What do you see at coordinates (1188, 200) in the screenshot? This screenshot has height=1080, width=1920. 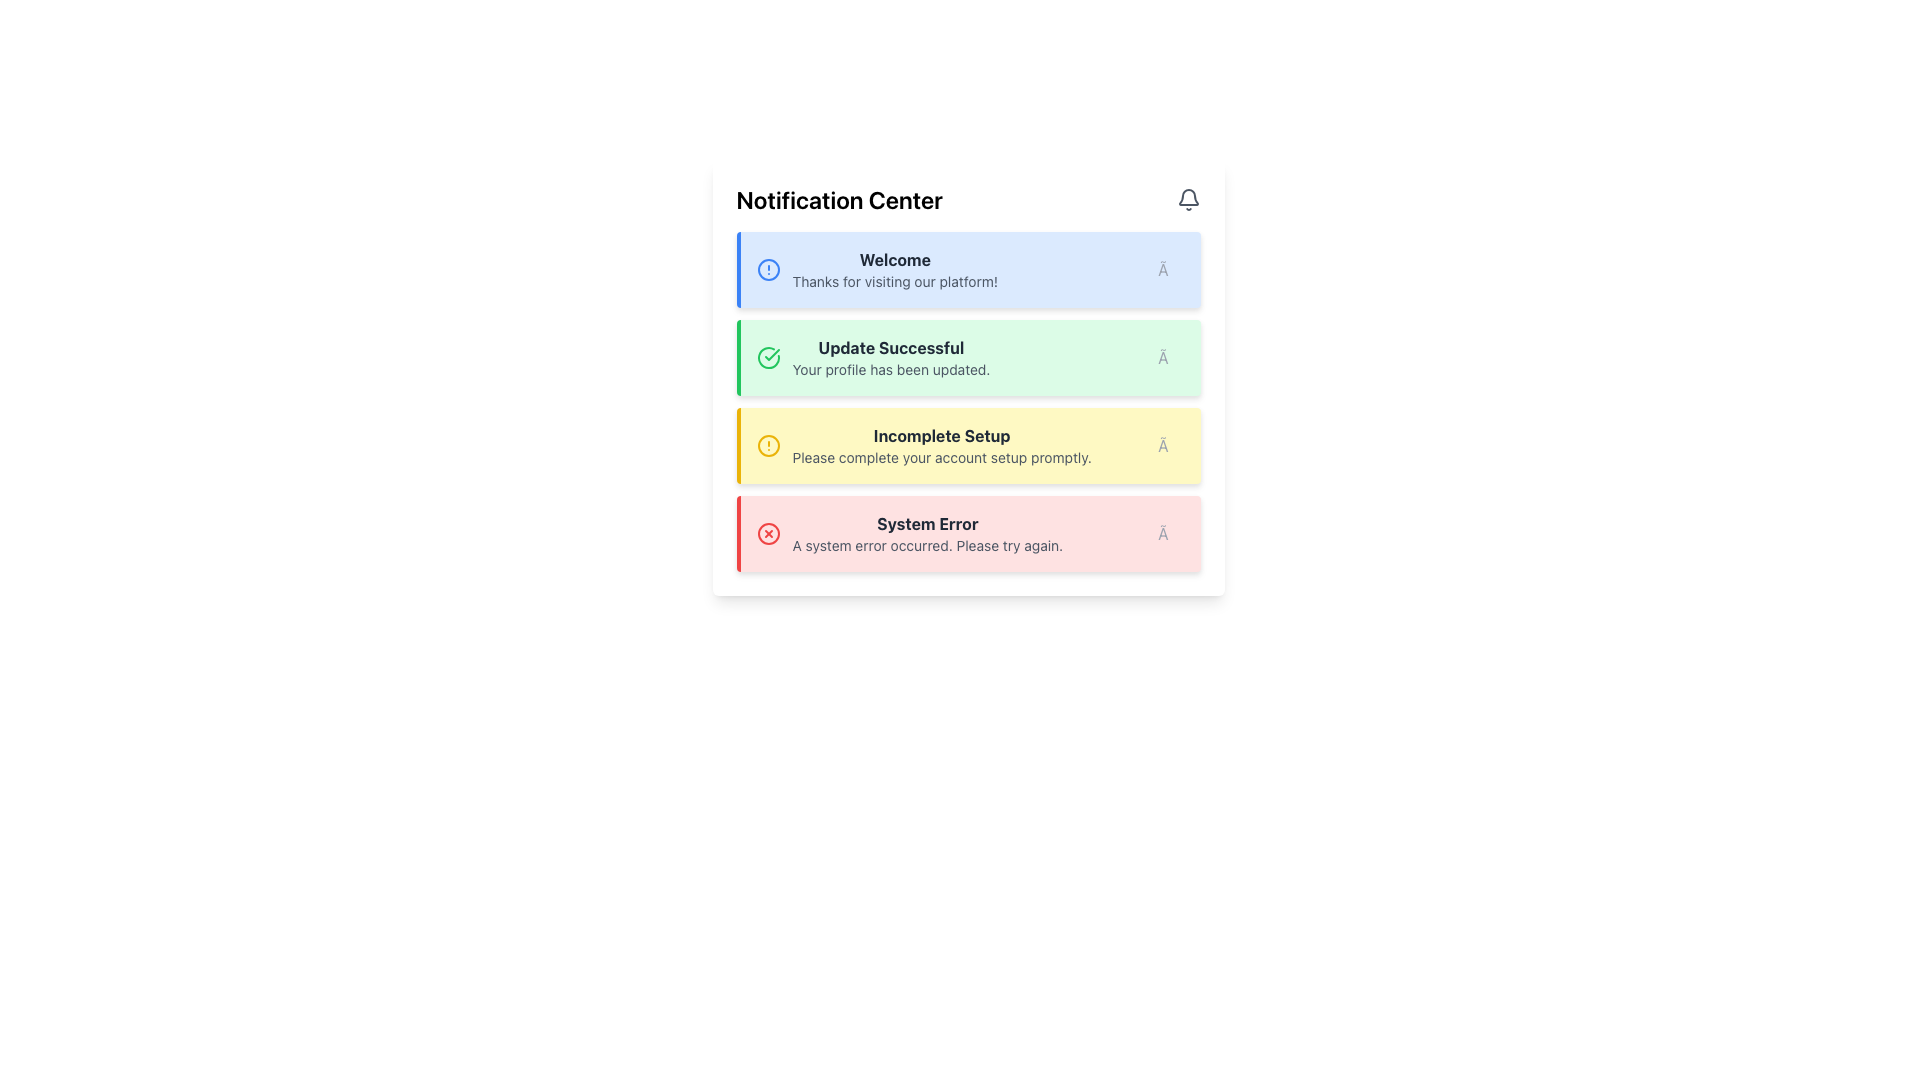 I see `the notification icon located to the far-right within the header section of the 'Notification Center' area for options` at bounding box center [1188, 200].